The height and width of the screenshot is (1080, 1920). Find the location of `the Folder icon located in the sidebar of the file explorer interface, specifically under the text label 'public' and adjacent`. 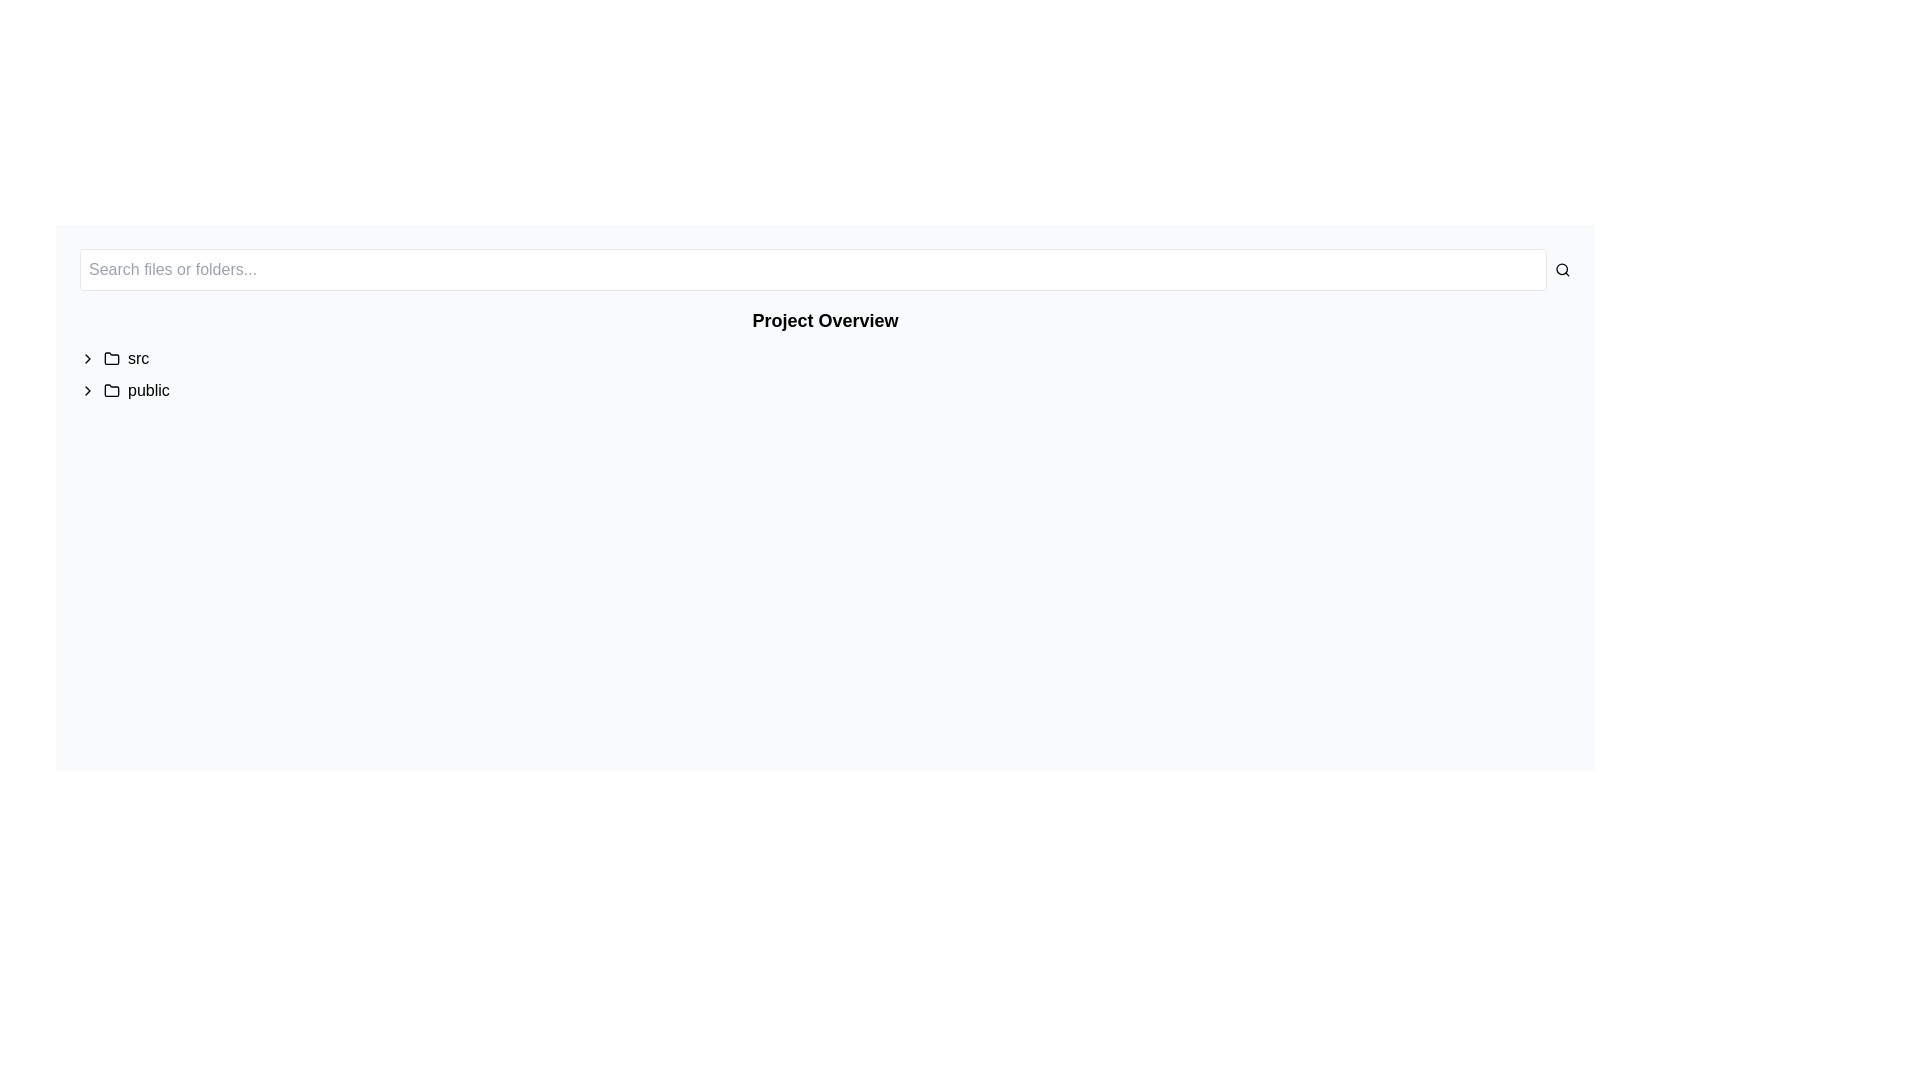

the Folder icon located in the sidebar of the file explorer interface, specifically under the text label 'public' and adjacent is located at coordinates (110, 389).